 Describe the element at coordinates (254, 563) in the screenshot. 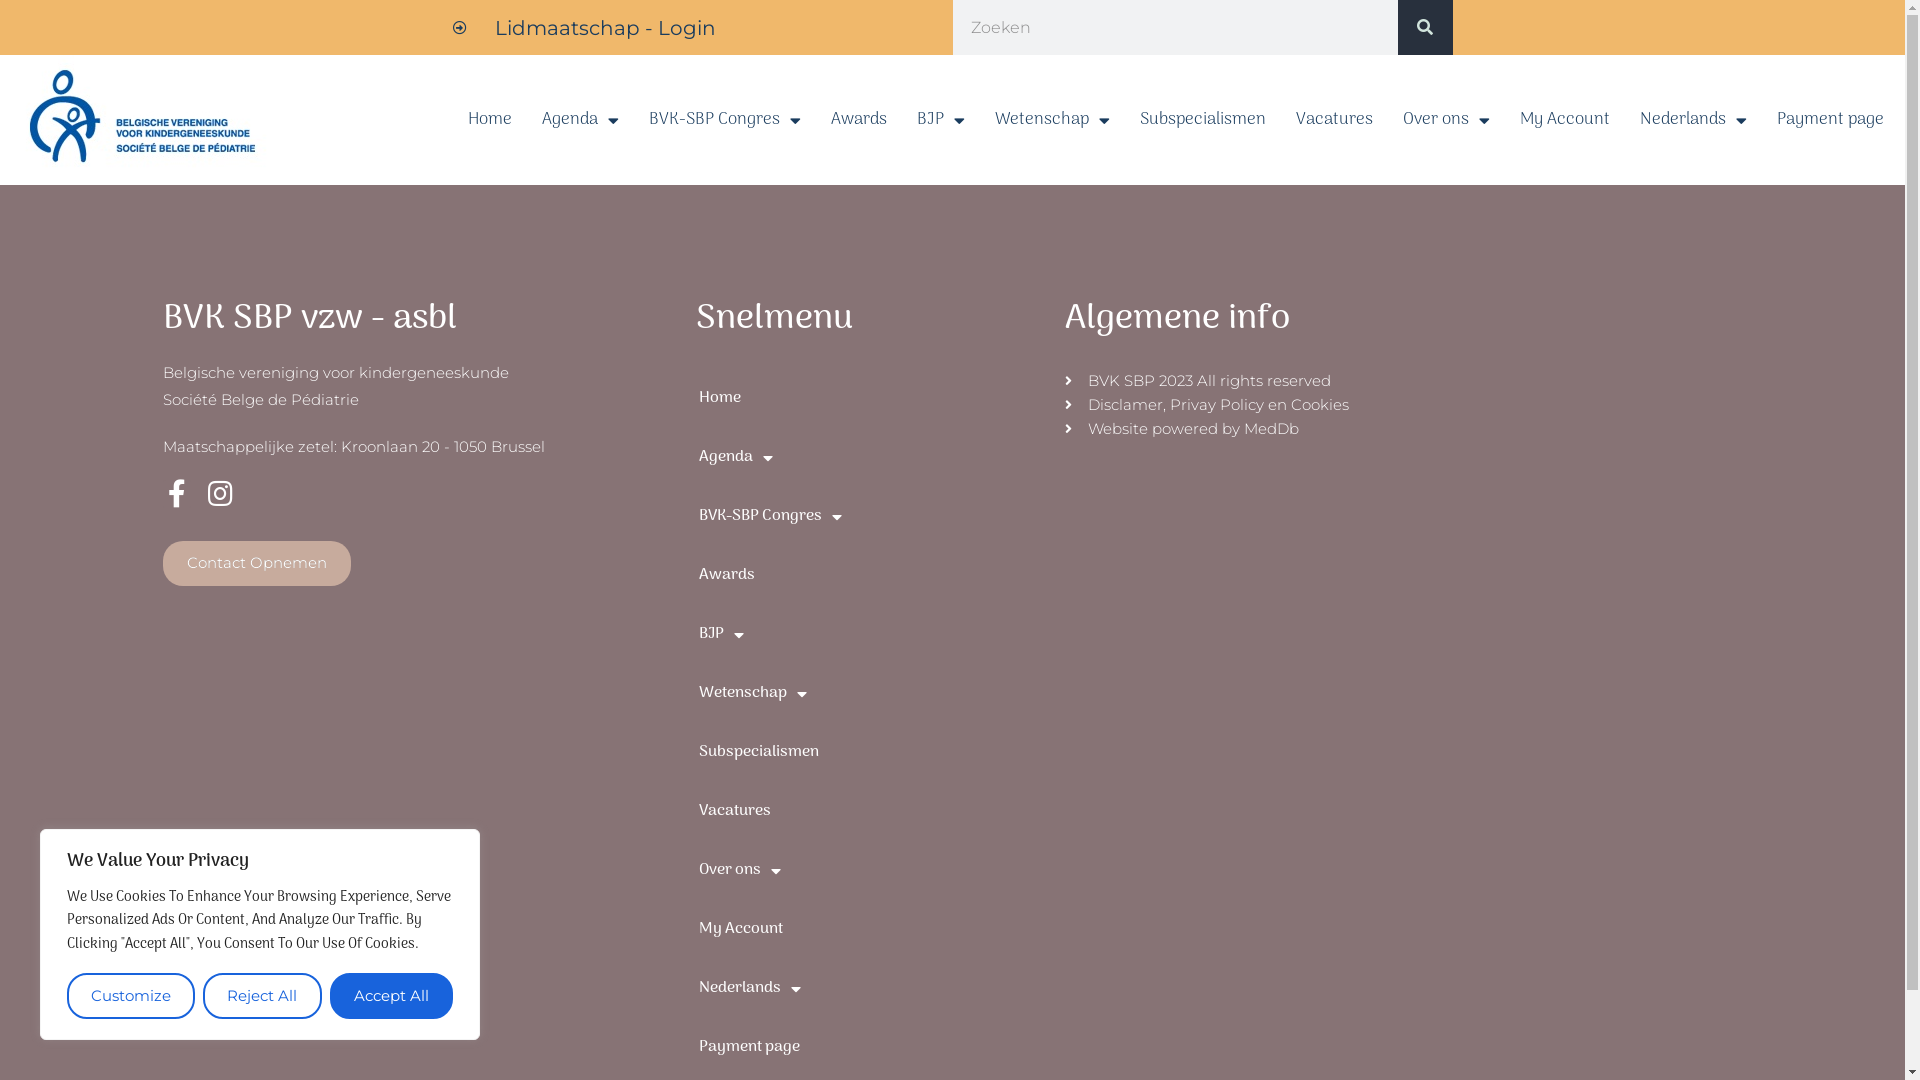

I see `'Contact Opnemen'` at that location.